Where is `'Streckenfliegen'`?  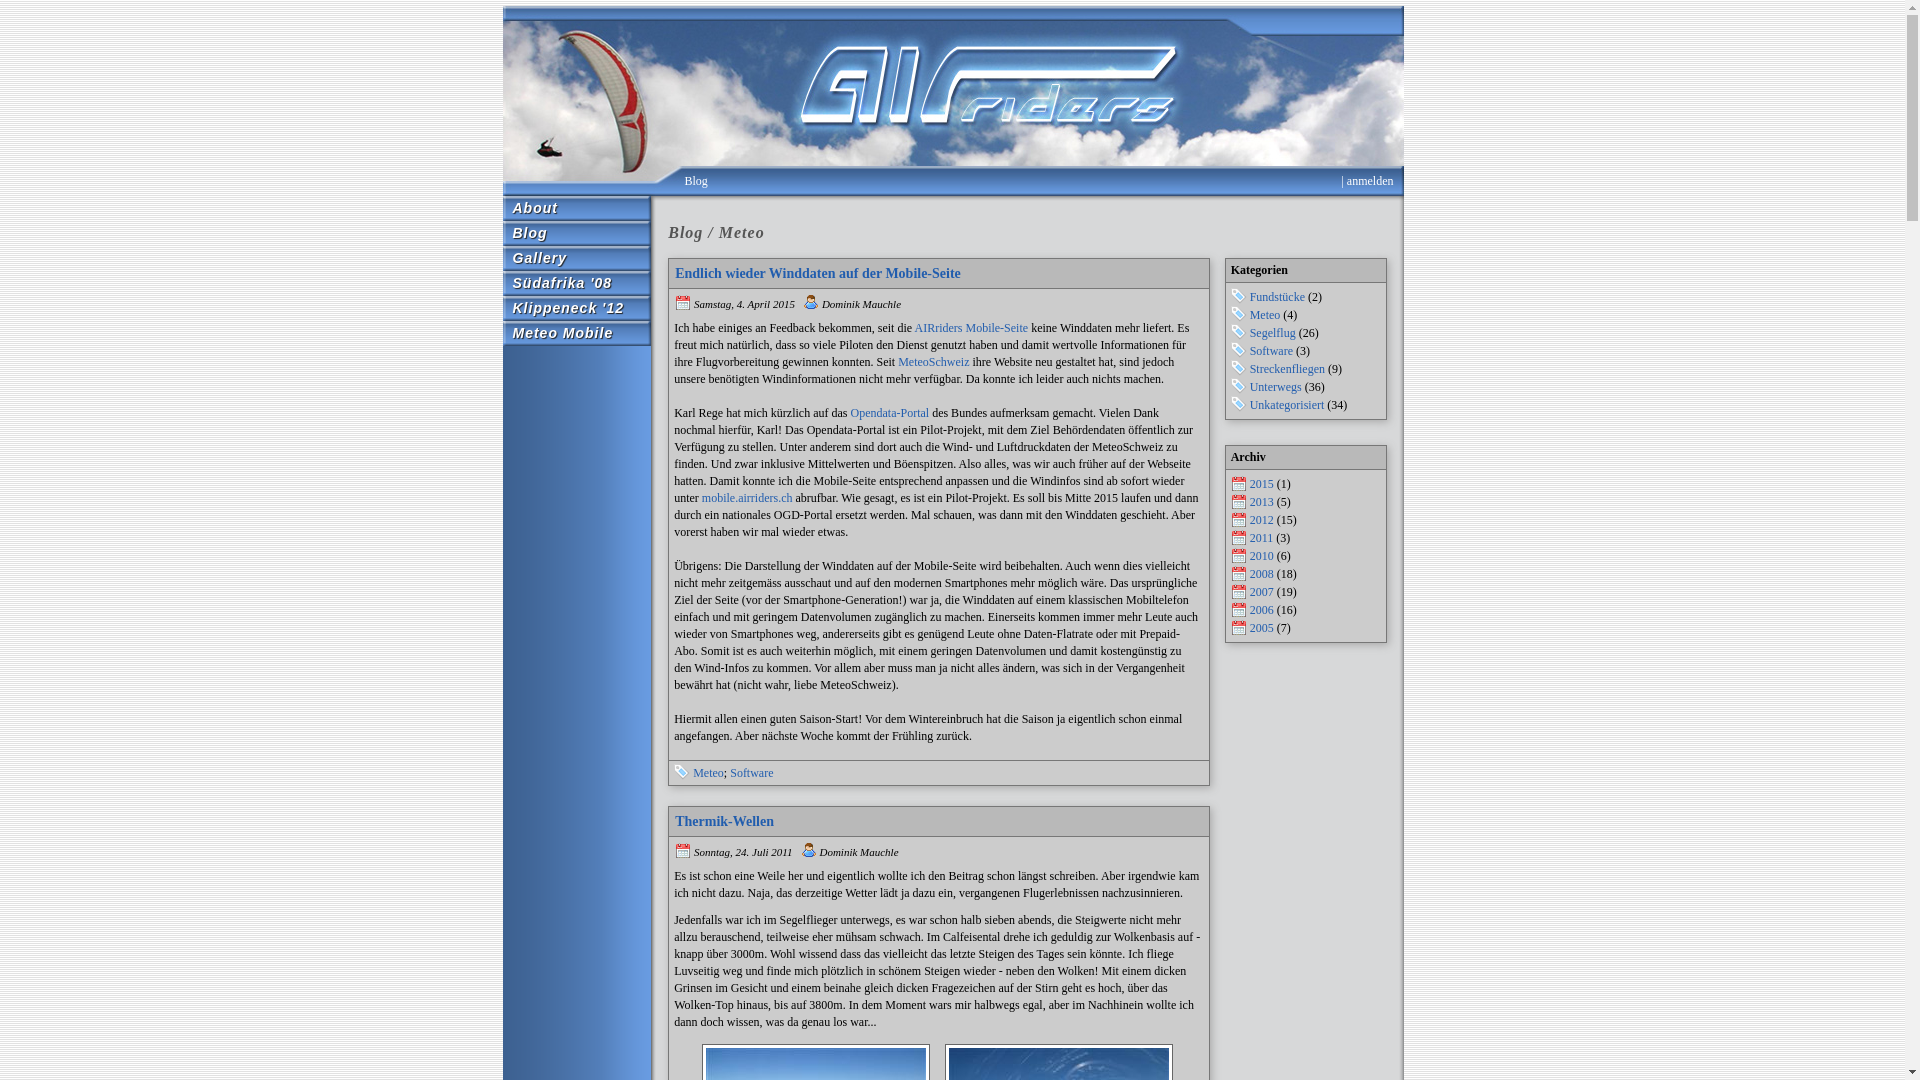
'Streckenfliegen' is located at coordinates (1287, 369).